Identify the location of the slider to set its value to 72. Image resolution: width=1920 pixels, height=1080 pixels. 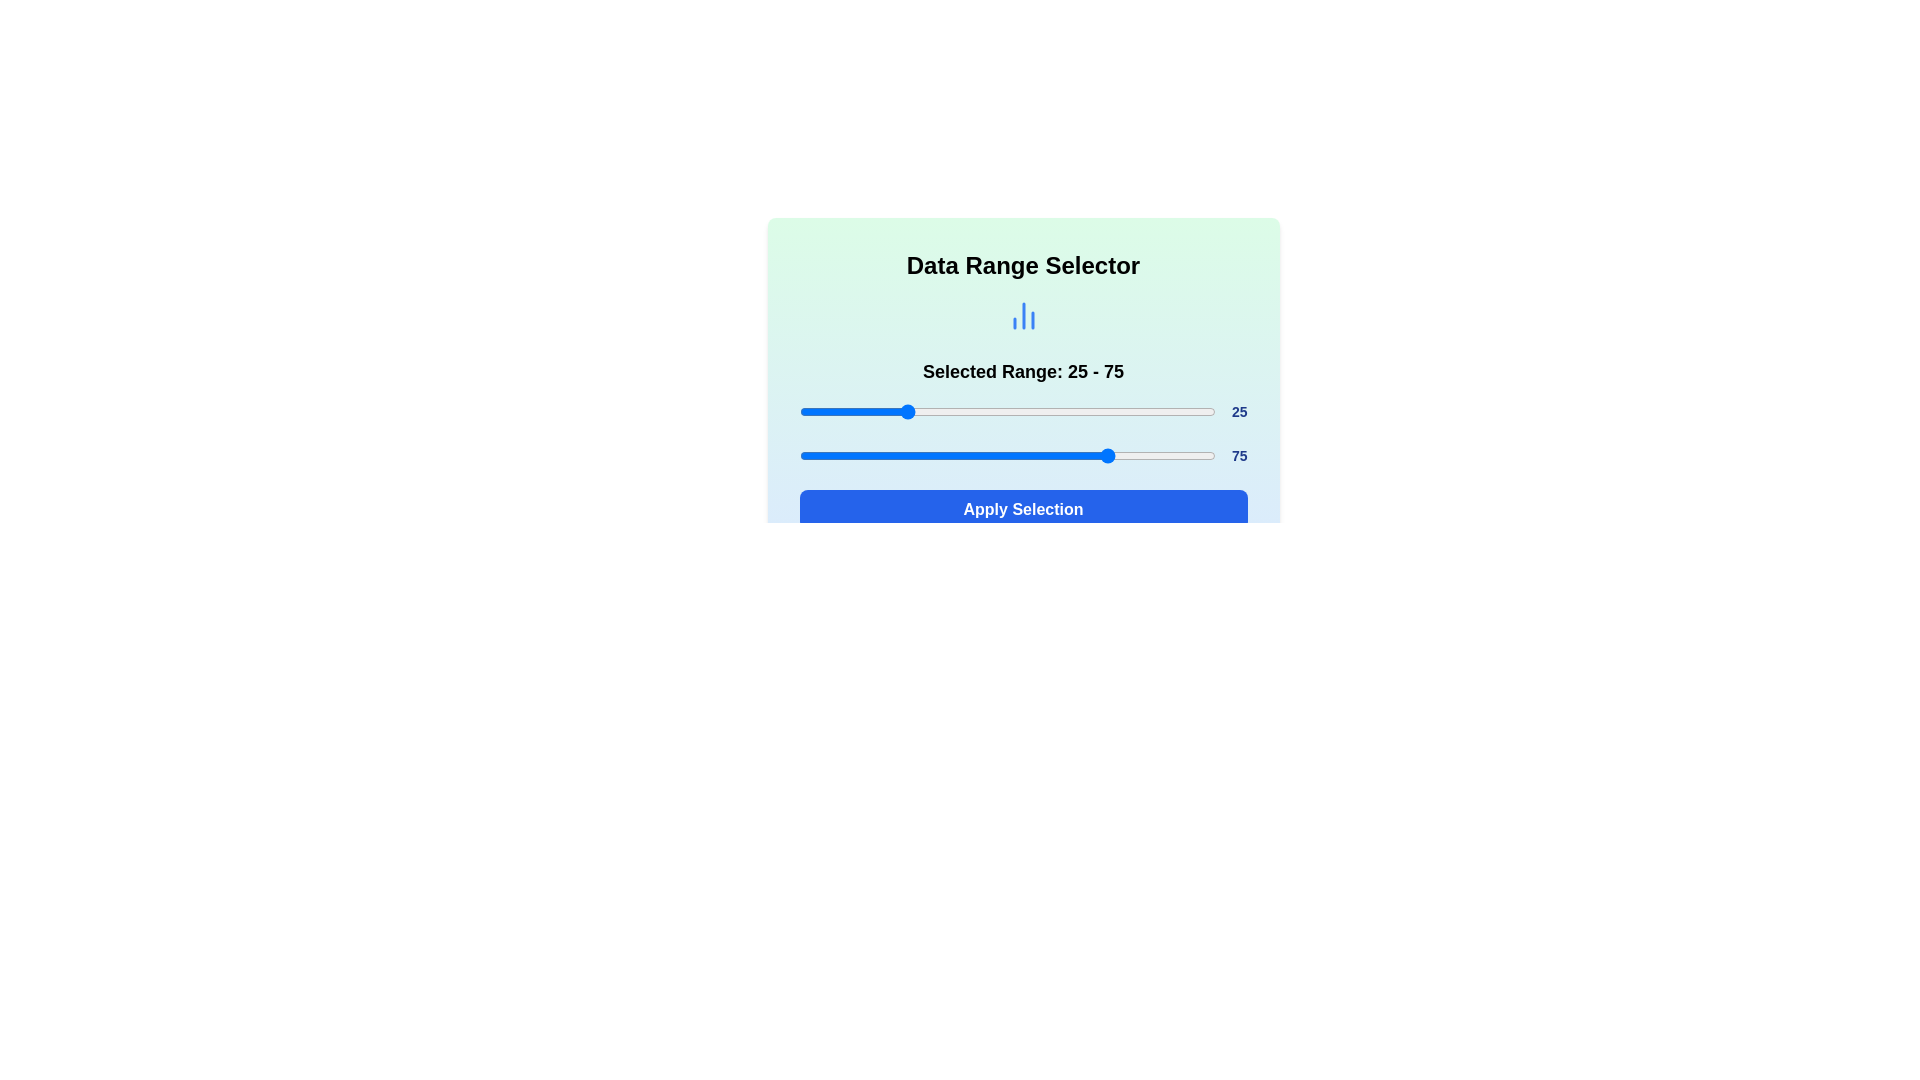
(1098, 411).